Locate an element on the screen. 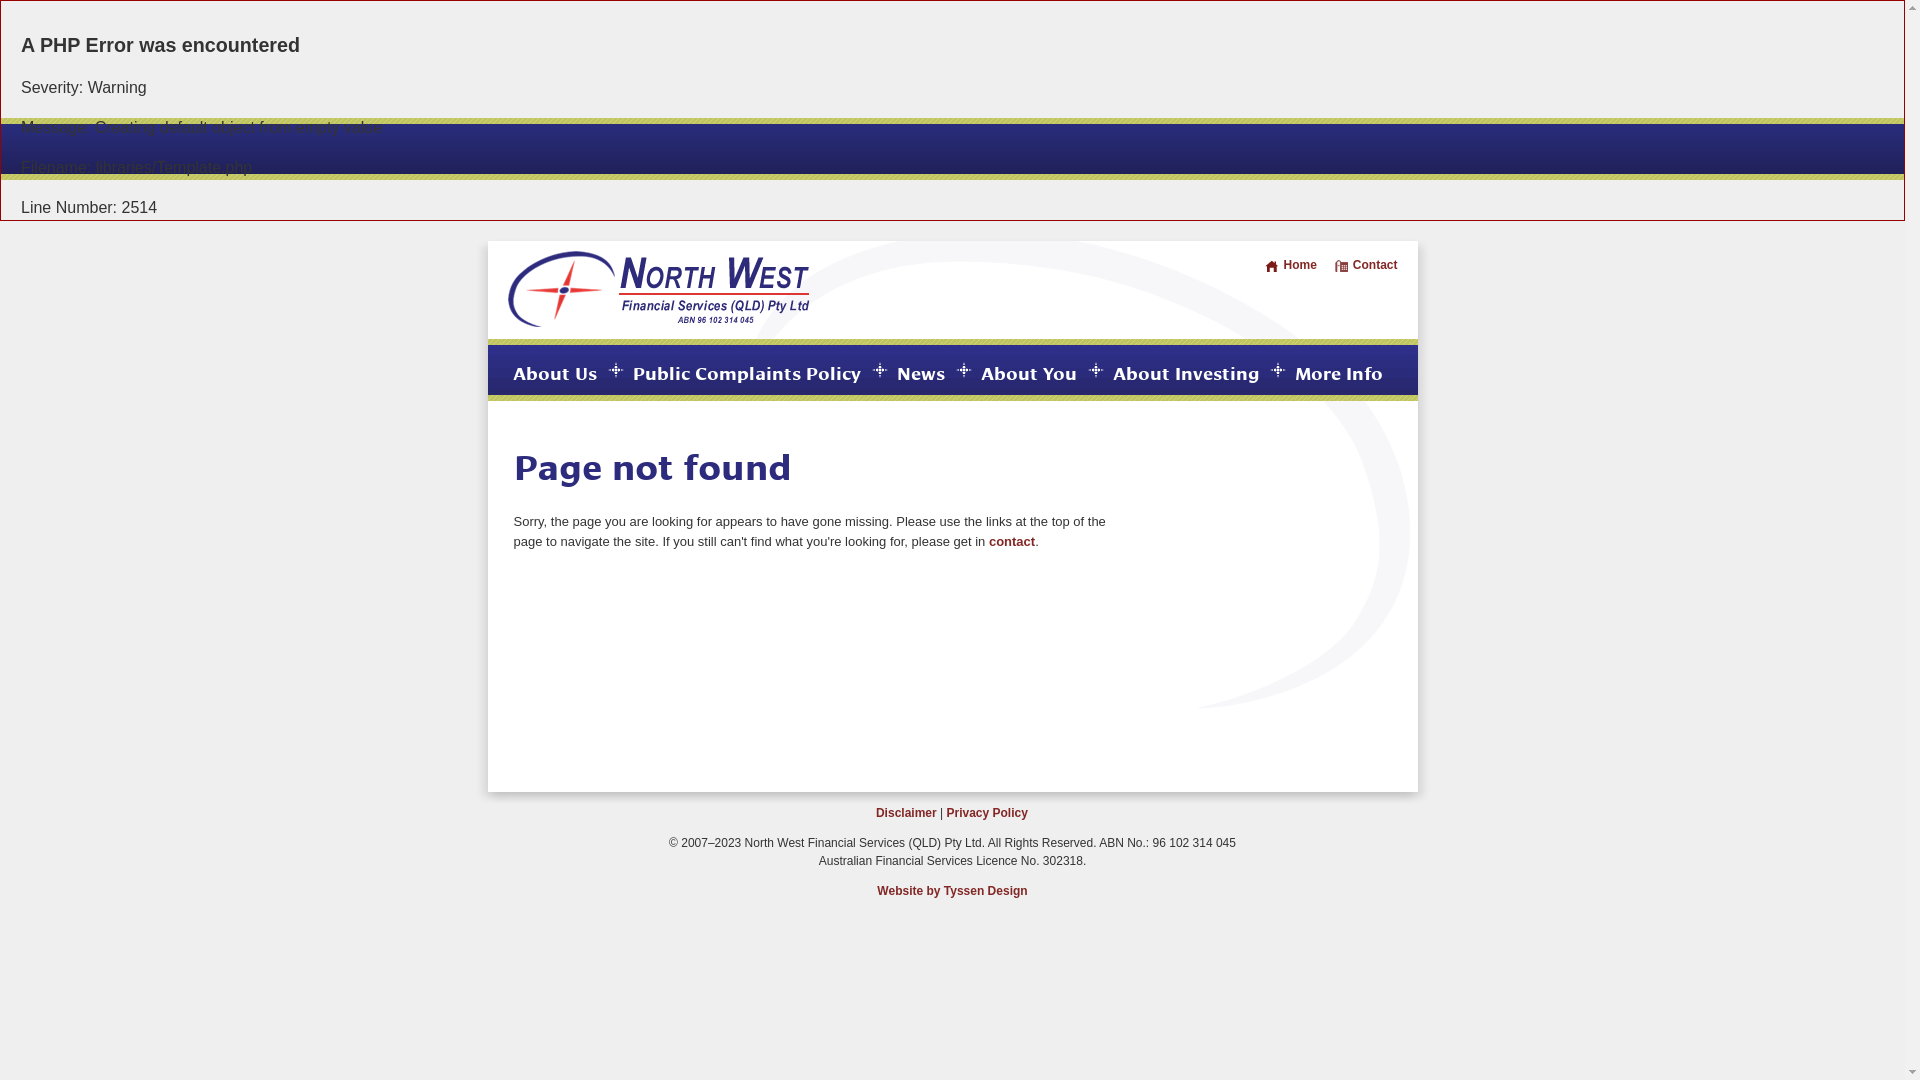 The image size is (1920, 1080). 'More Info' is located at coordinates (1294, 371).